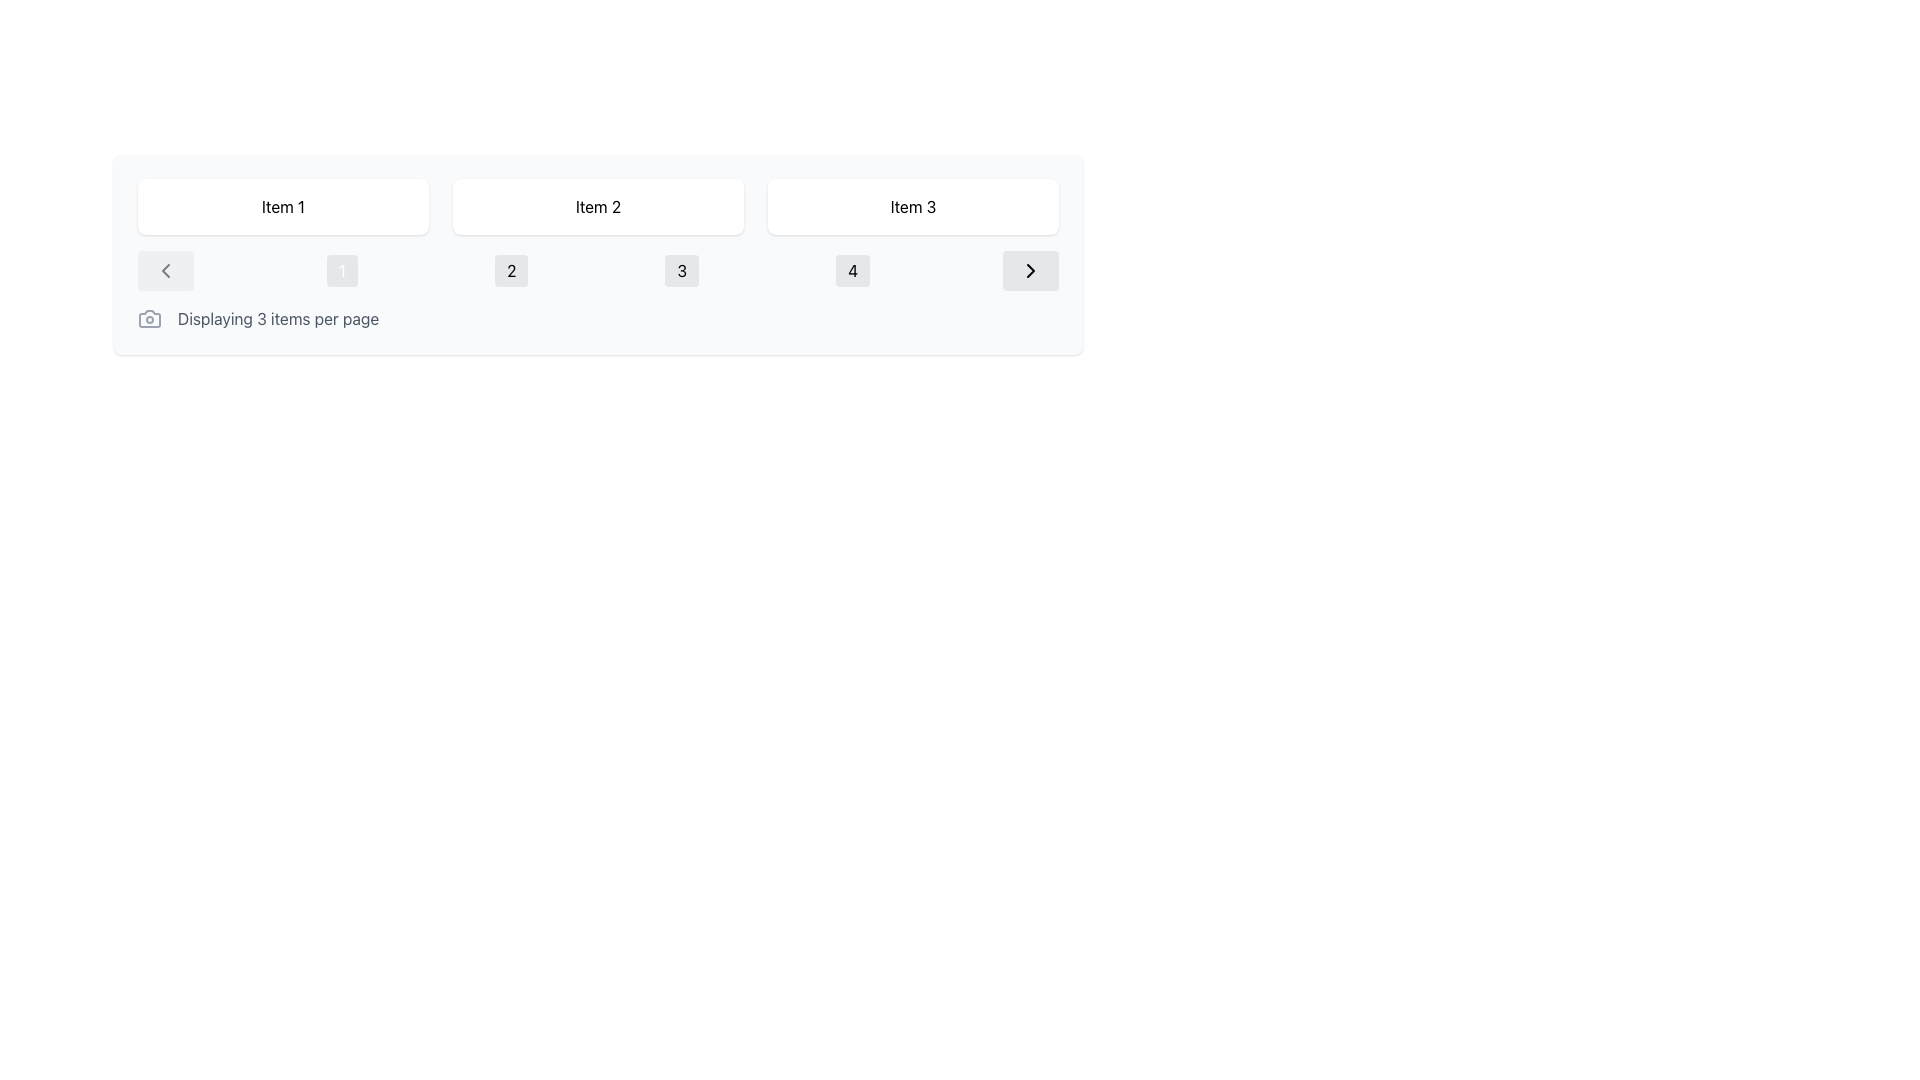 The height and width of the screenshot is (1080, 1920). I want to click on the text label displaying 'Displaying 3 items per page' located in the bottom-left of the pagination section, adjacent to the camera icon, so click(277, 318).